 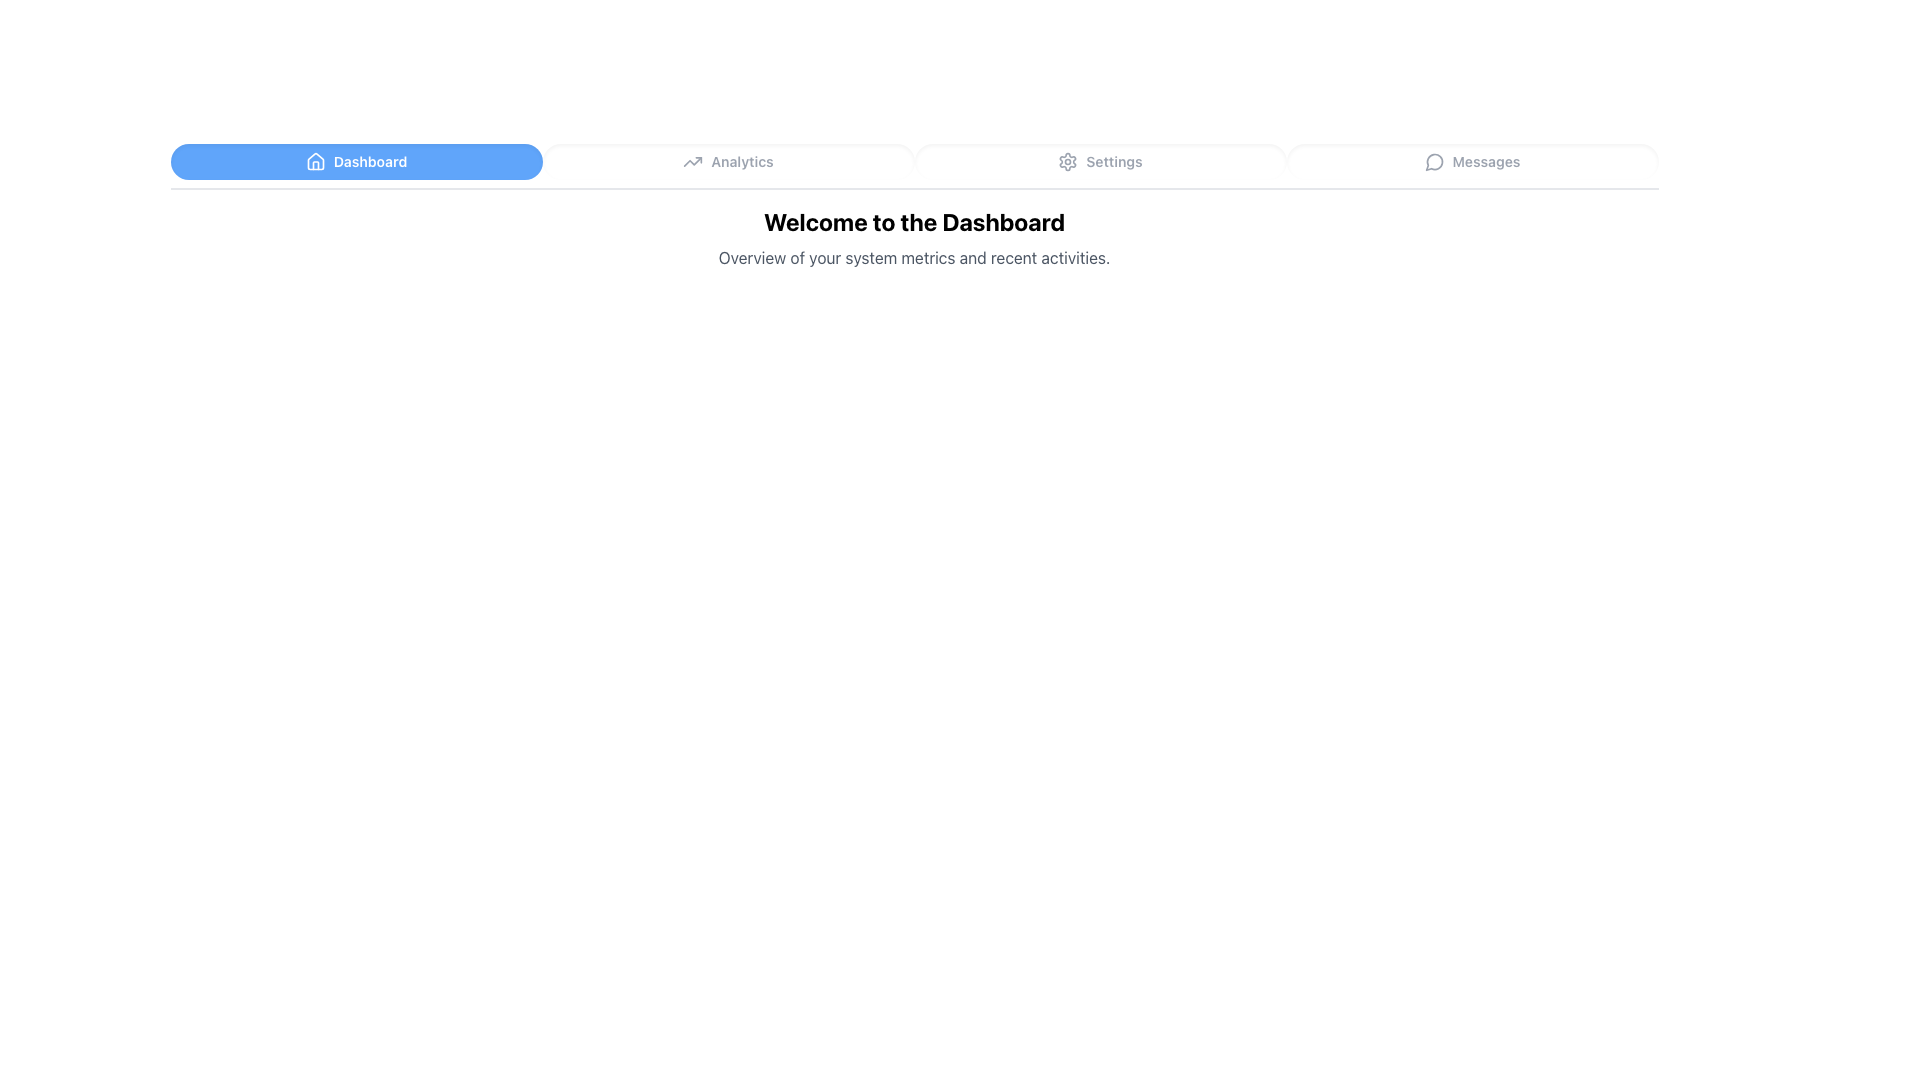 What do you see at coordinates (1113, 161) in the screenshot?
I see `the settings label in the top navigation bar, which is the last text label on the right` at bounding box center [1113, 161].